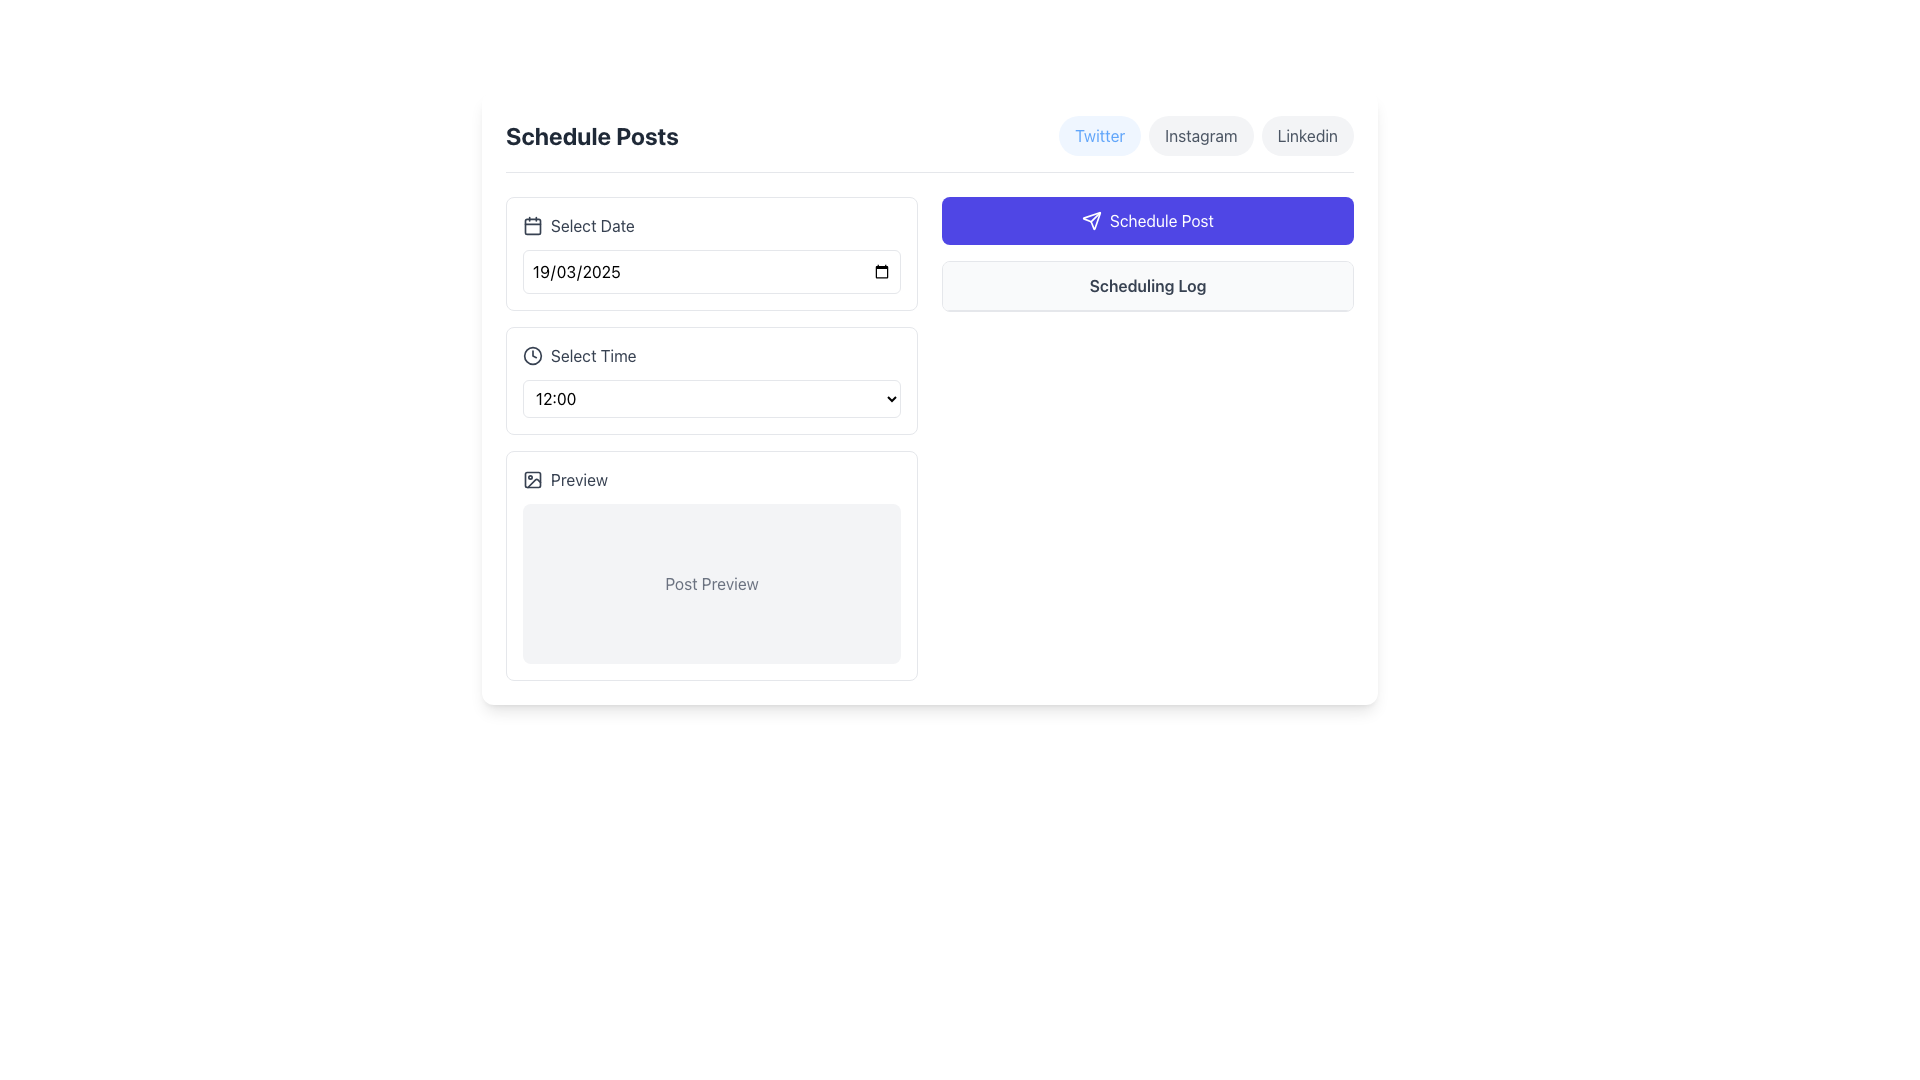  What do you see at coordinates (532, 479) in the screenshot?
I see `the minimalistic dark gray icon with a rectangular frame and circular design located to the left of the 'Preview' text in the 'Preview' section` at bounding box center [532, 479].